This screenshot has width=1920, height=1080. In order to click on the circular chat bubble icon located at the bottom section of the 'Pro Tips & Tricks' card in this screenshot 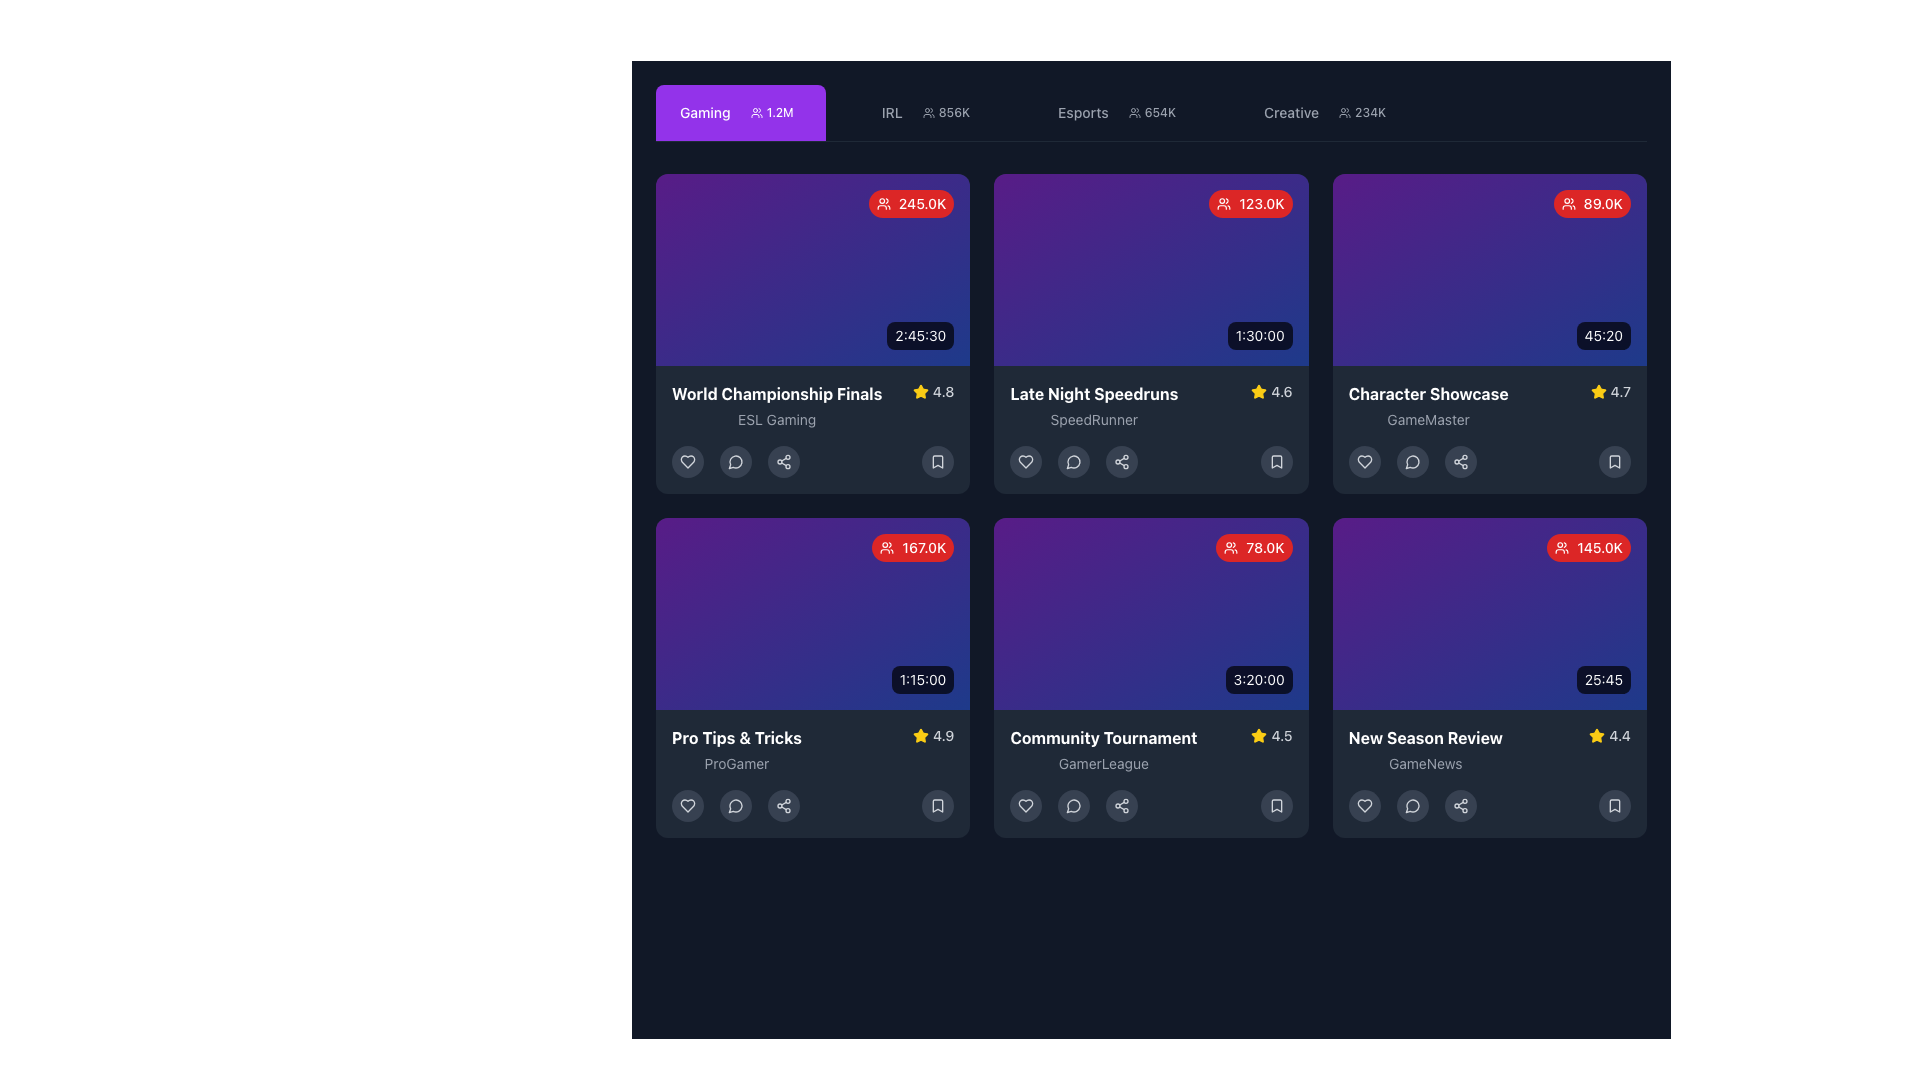, I will do `click(734, 805)`.